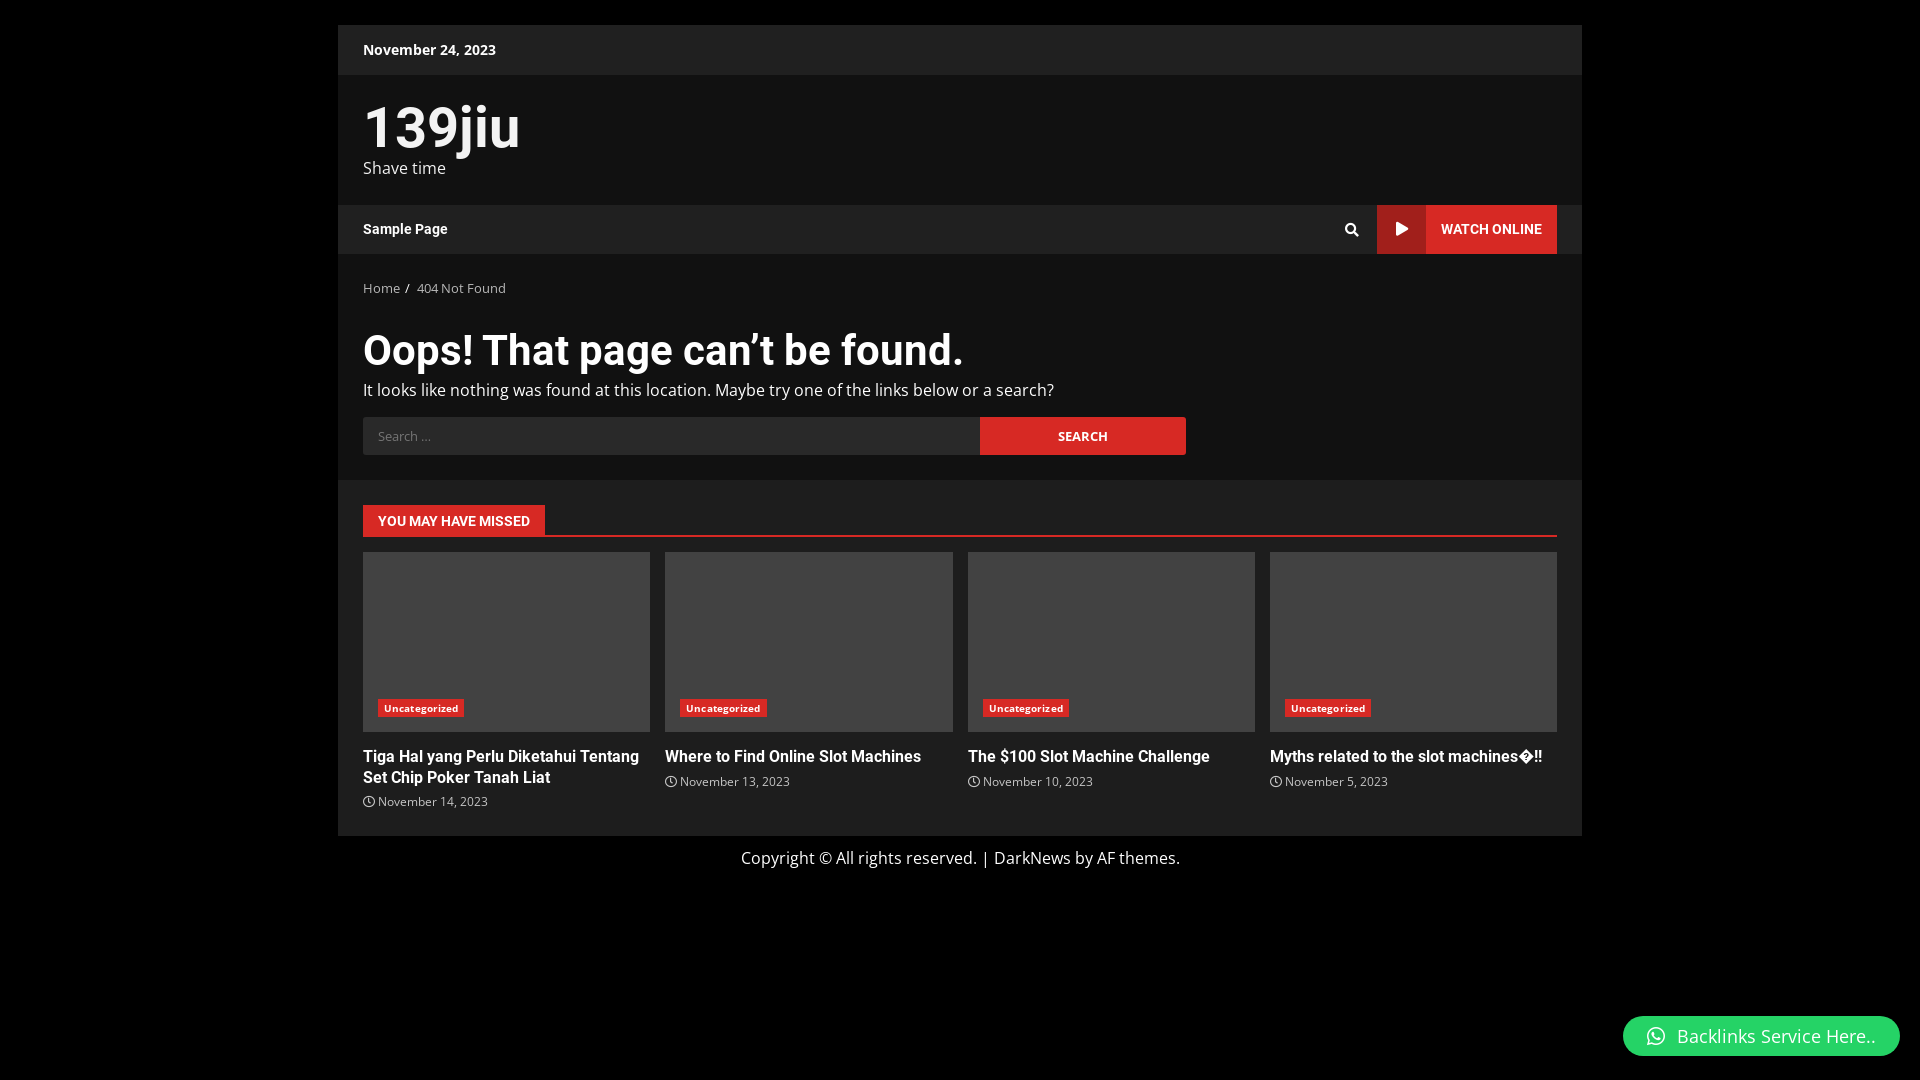  What do you see at coordinates (1328, 707) in the screenshot?
I see `'Uncategorized'` at bounding box center [1328, 707].